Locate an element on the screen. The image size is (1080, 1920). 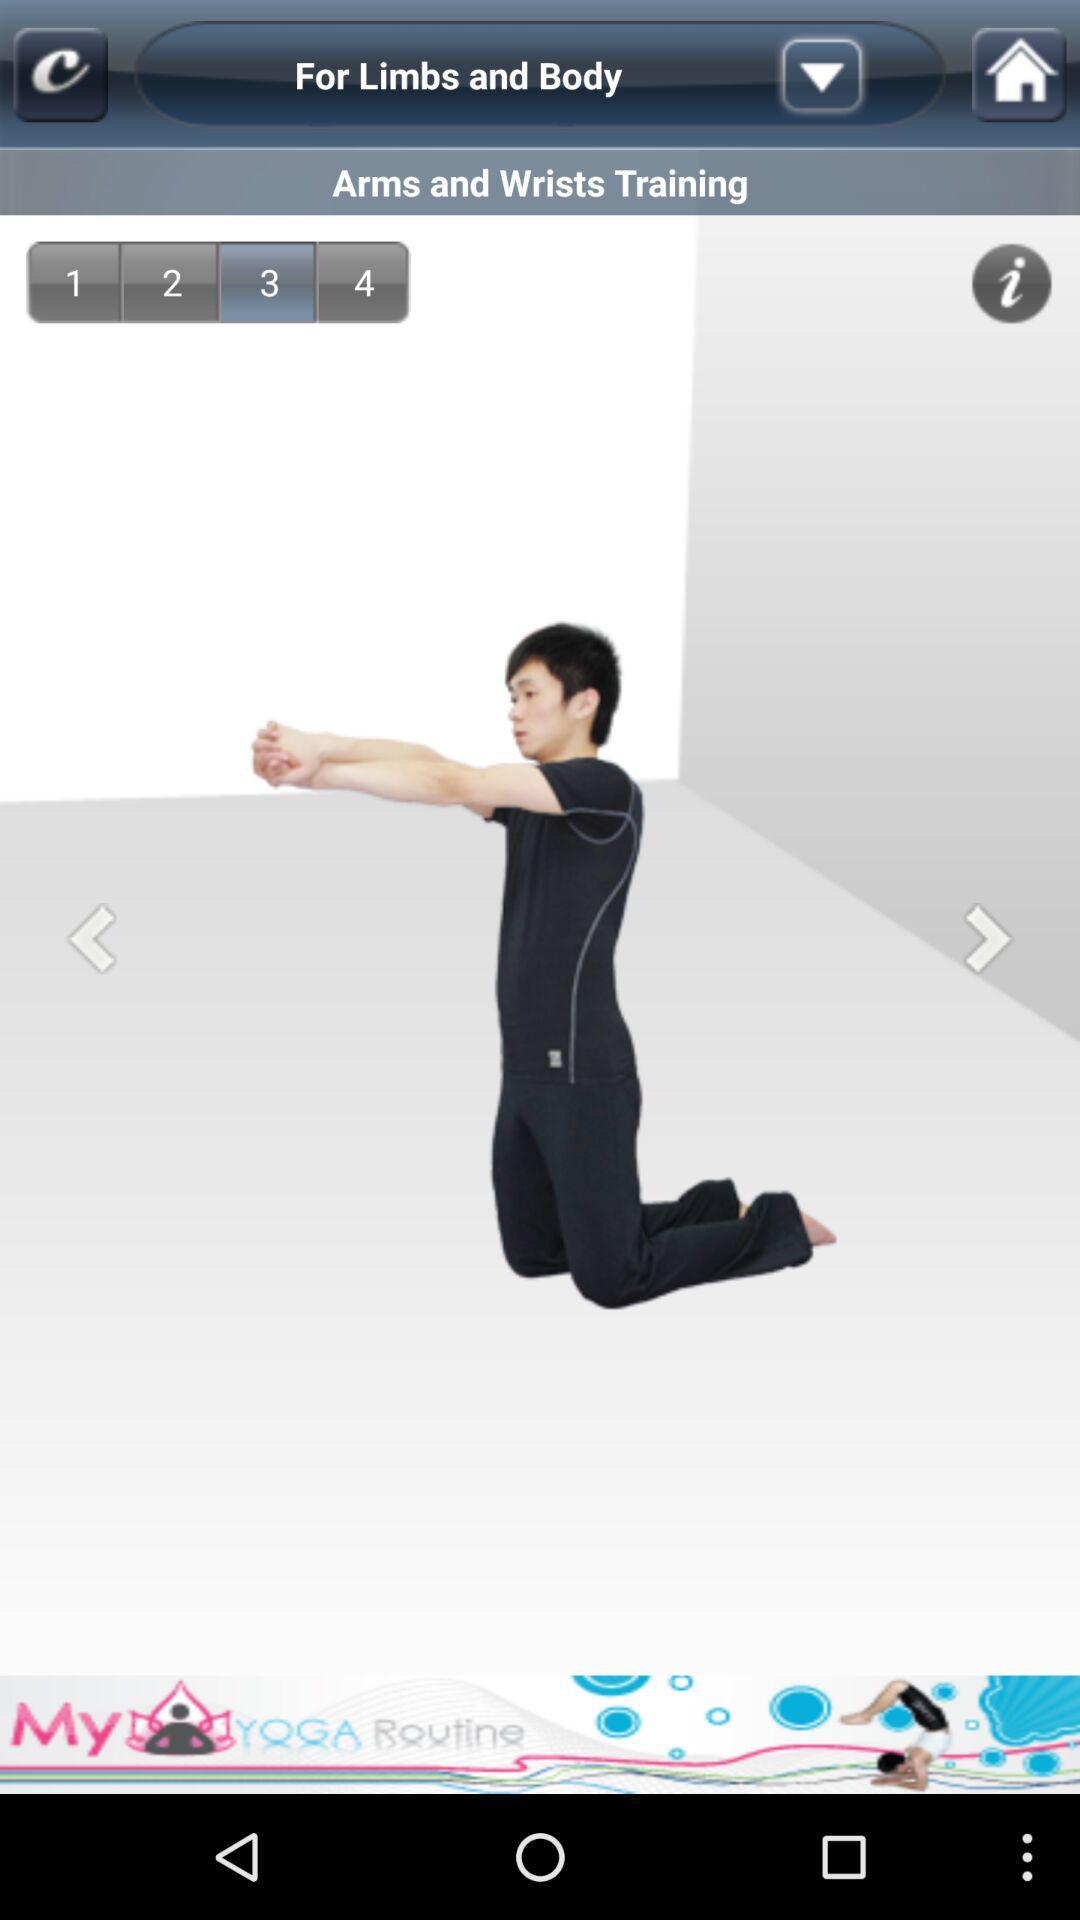
next arrow is located at coordinates (987, 937).